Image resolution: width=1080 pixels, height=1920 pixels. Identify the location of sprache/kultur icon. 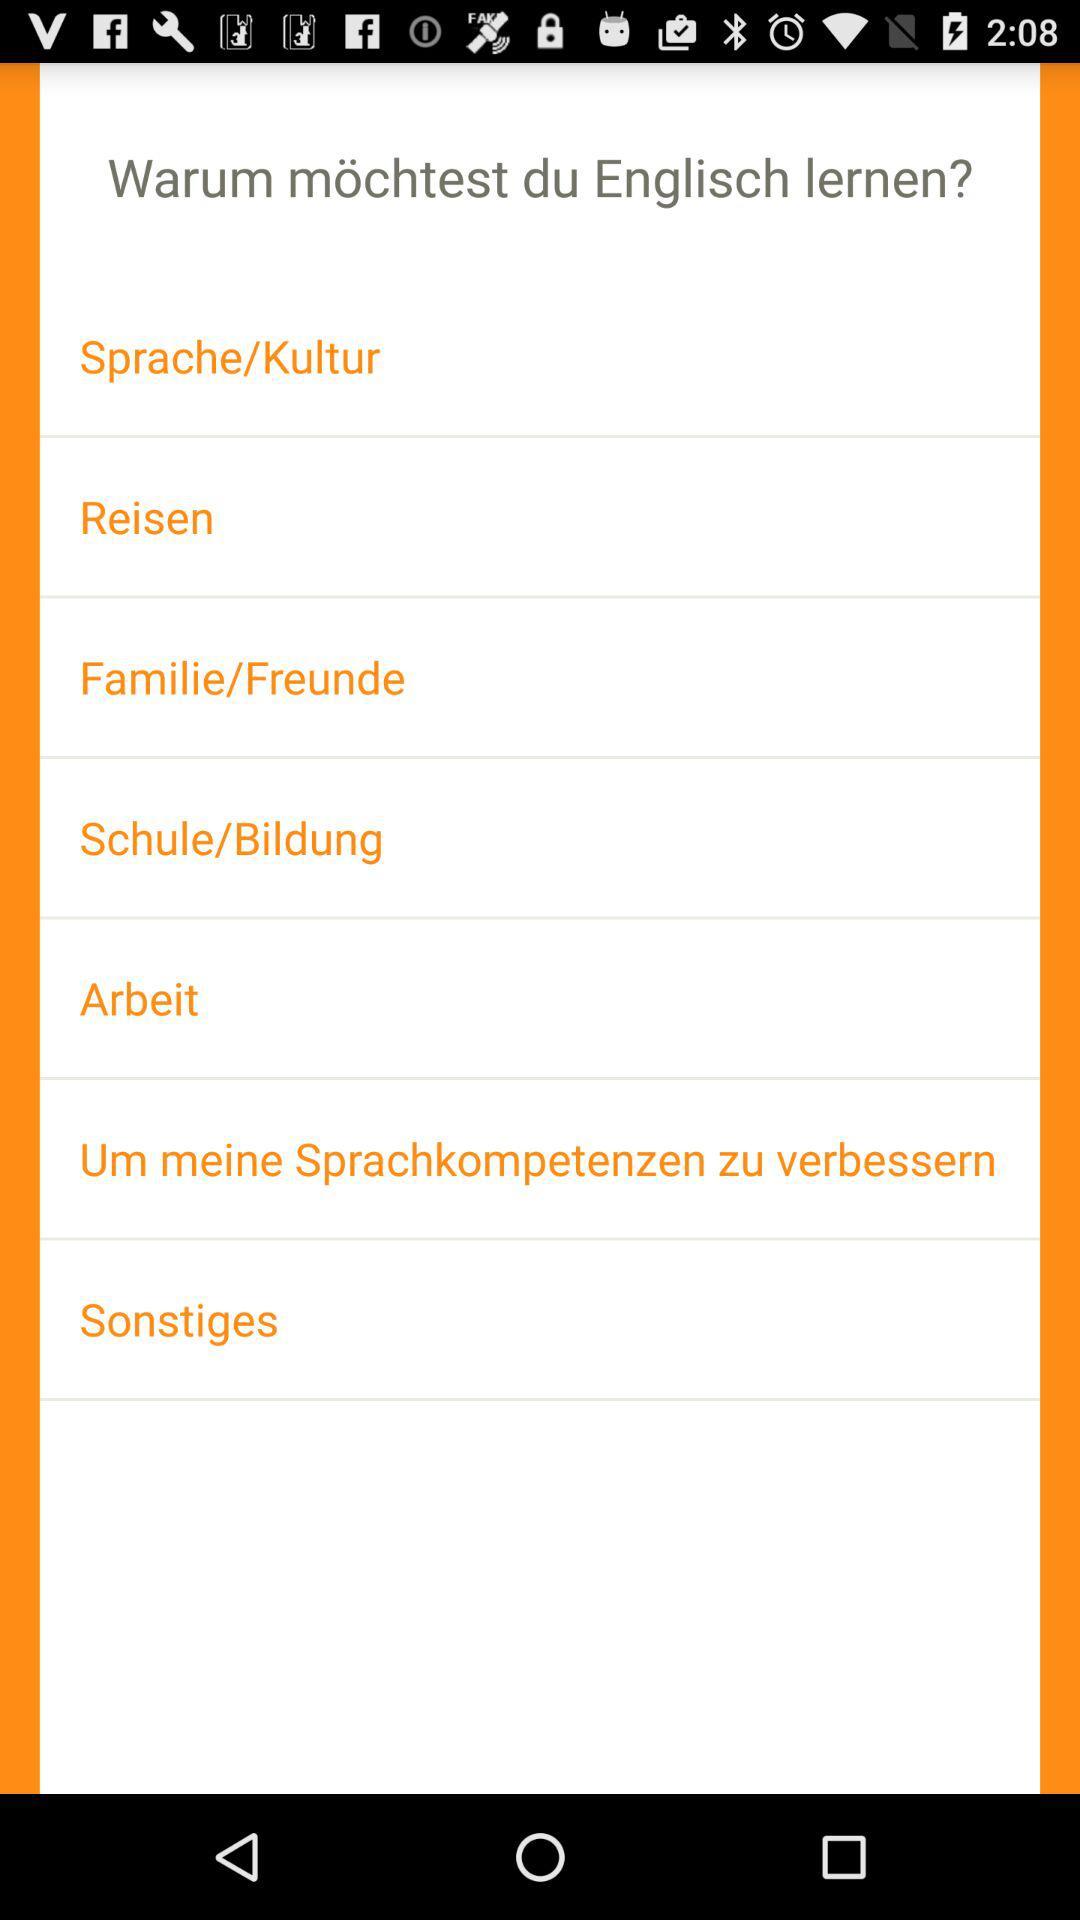
(540, 356).